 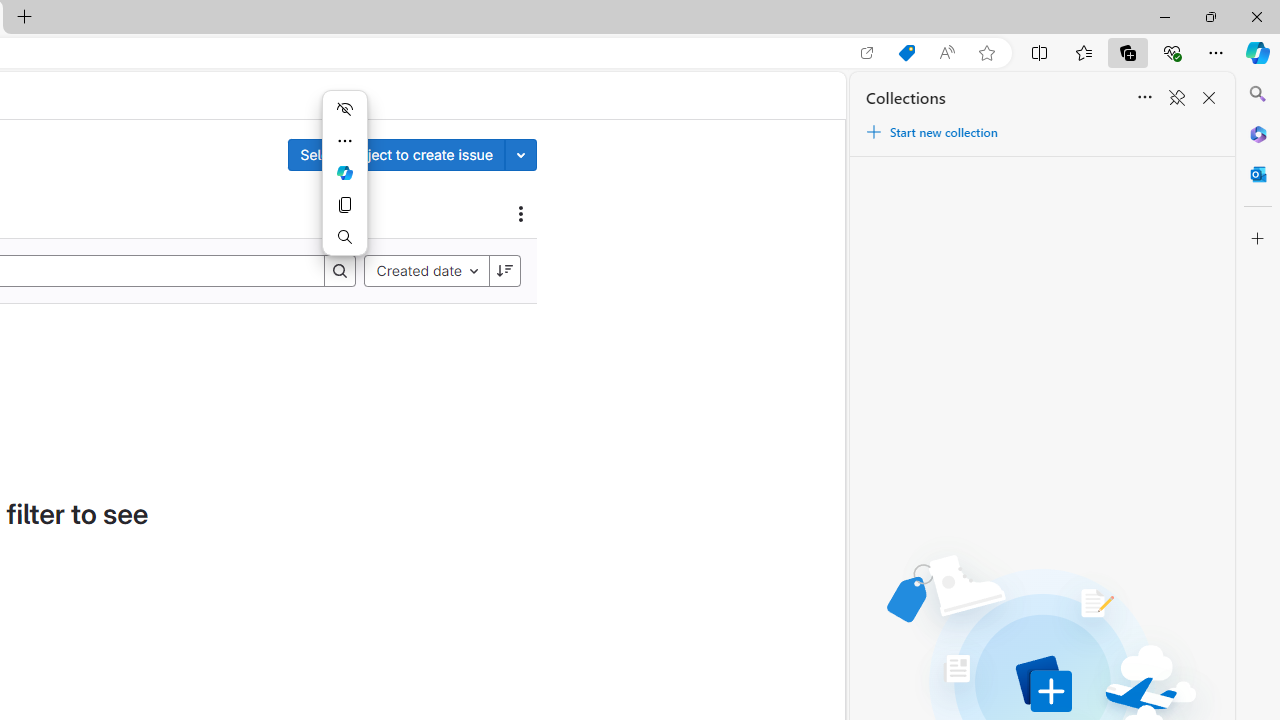 I want to click on 'Mini menu on text selection', so click(x=344, y=171).